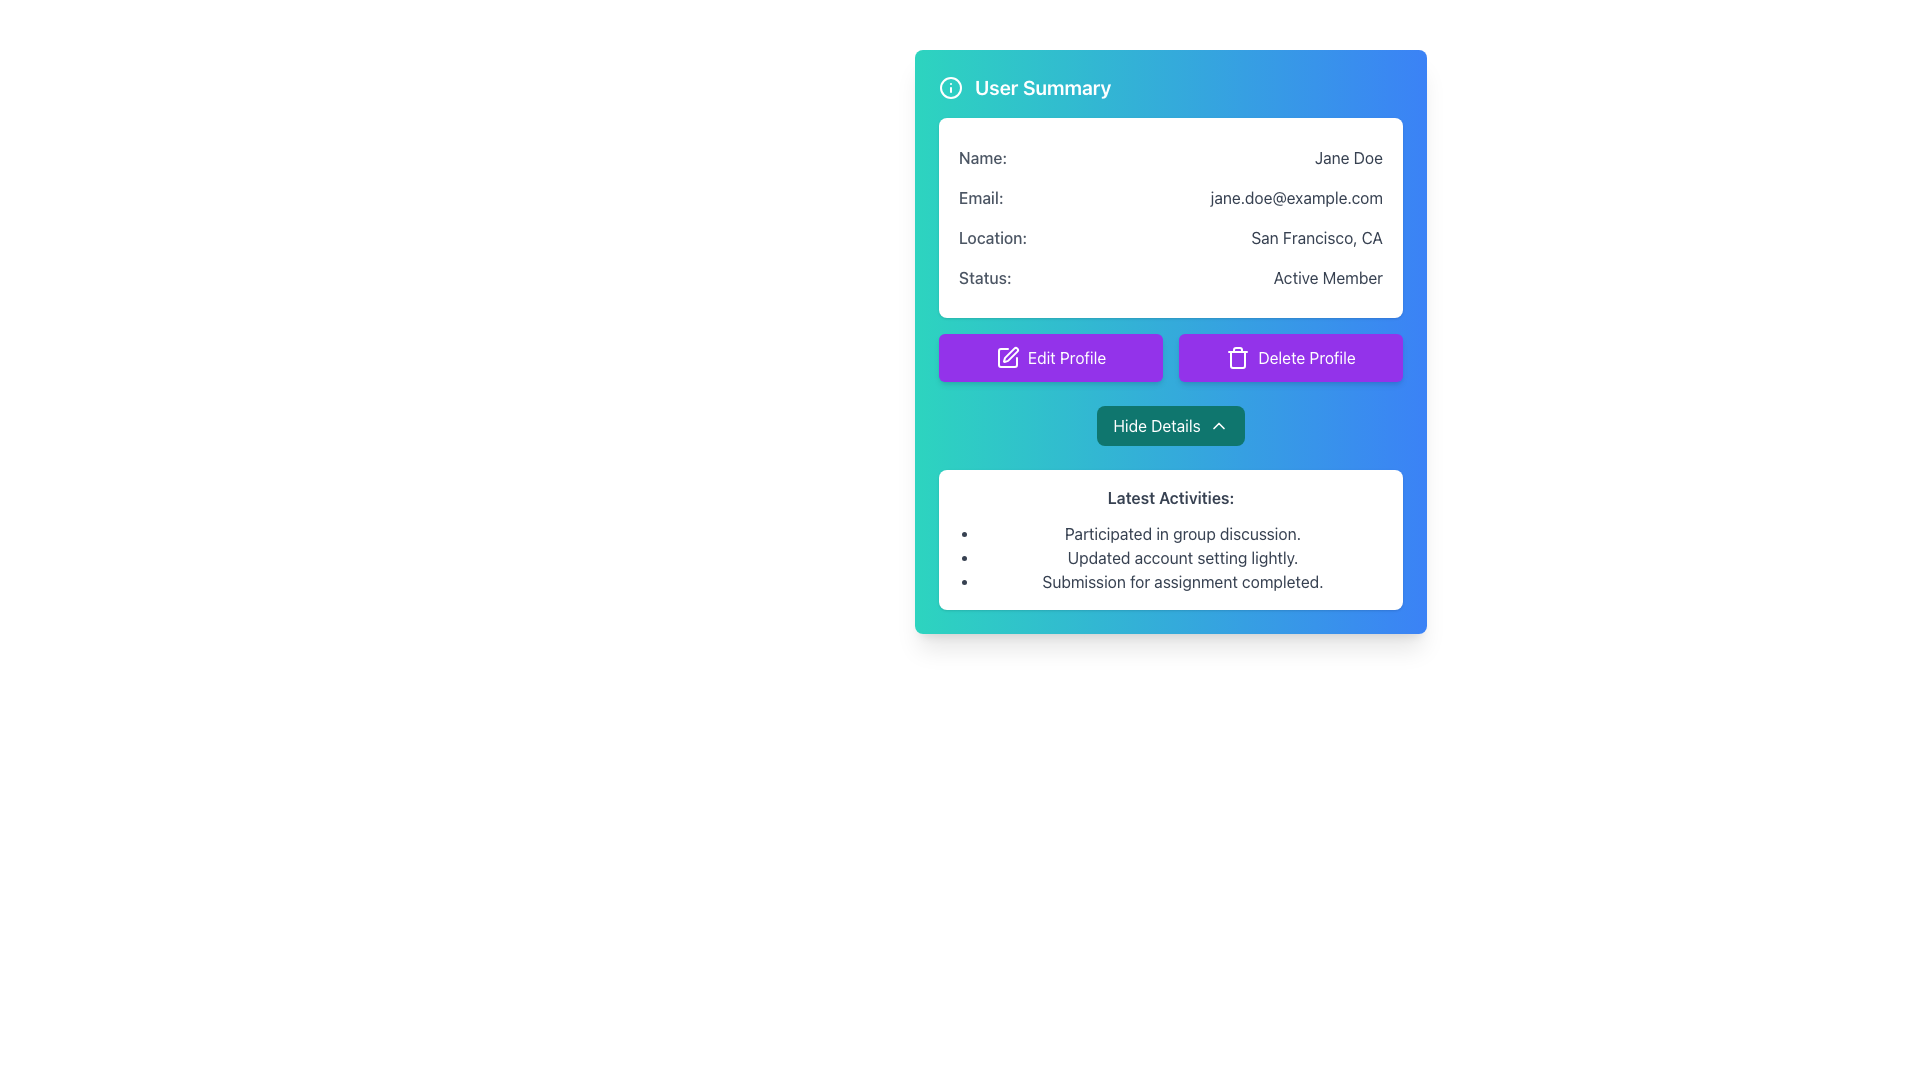 The height and width of the screenshot is (1080, 1920). I want to click on the third bullet point in the 'Latest Activities' section that states 'Submission for assignment completed.', so click(1182, 582).